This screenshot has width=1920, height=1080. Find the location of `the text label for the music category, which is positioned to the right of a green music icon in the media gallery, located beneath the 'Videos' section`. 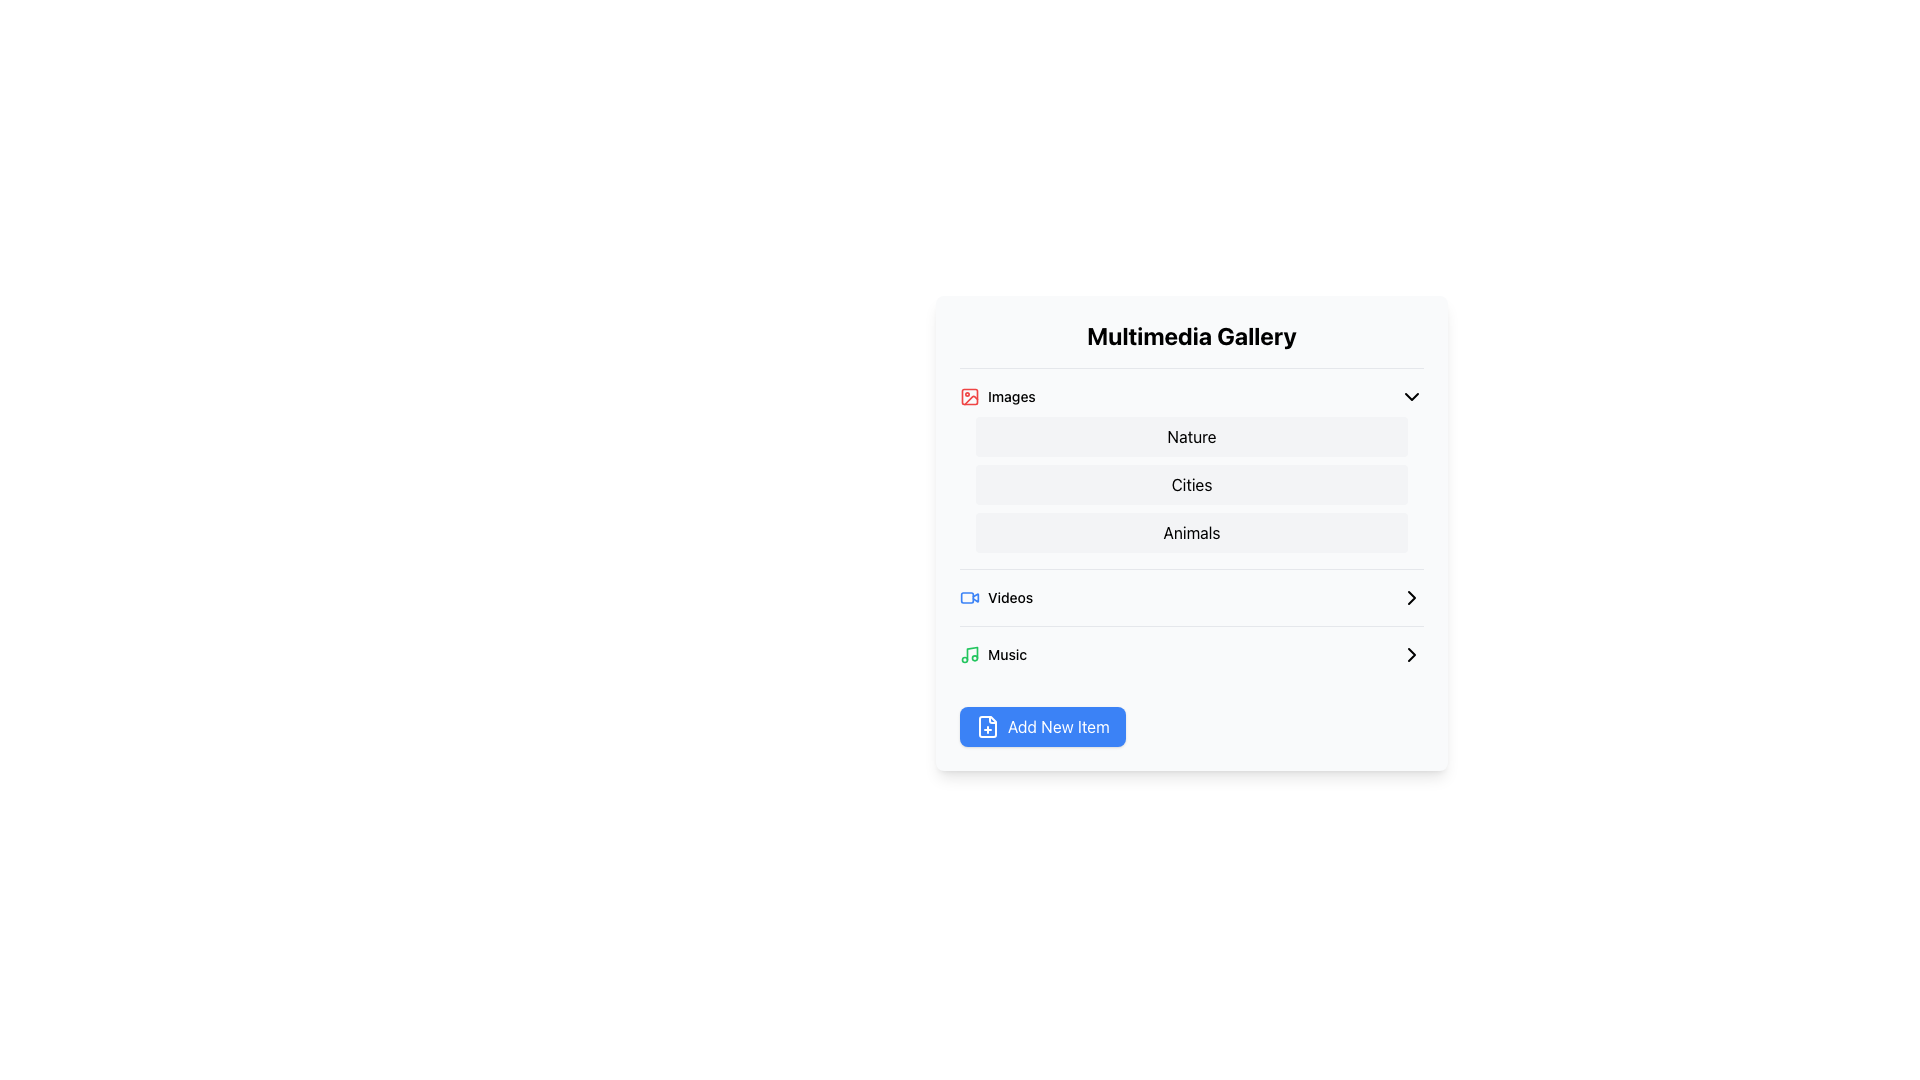

the text label for the music category, which is positioned to the right of a green music icon in the media gallery, located beneath the 'Videos' section is located at coordinates (1007, 655).